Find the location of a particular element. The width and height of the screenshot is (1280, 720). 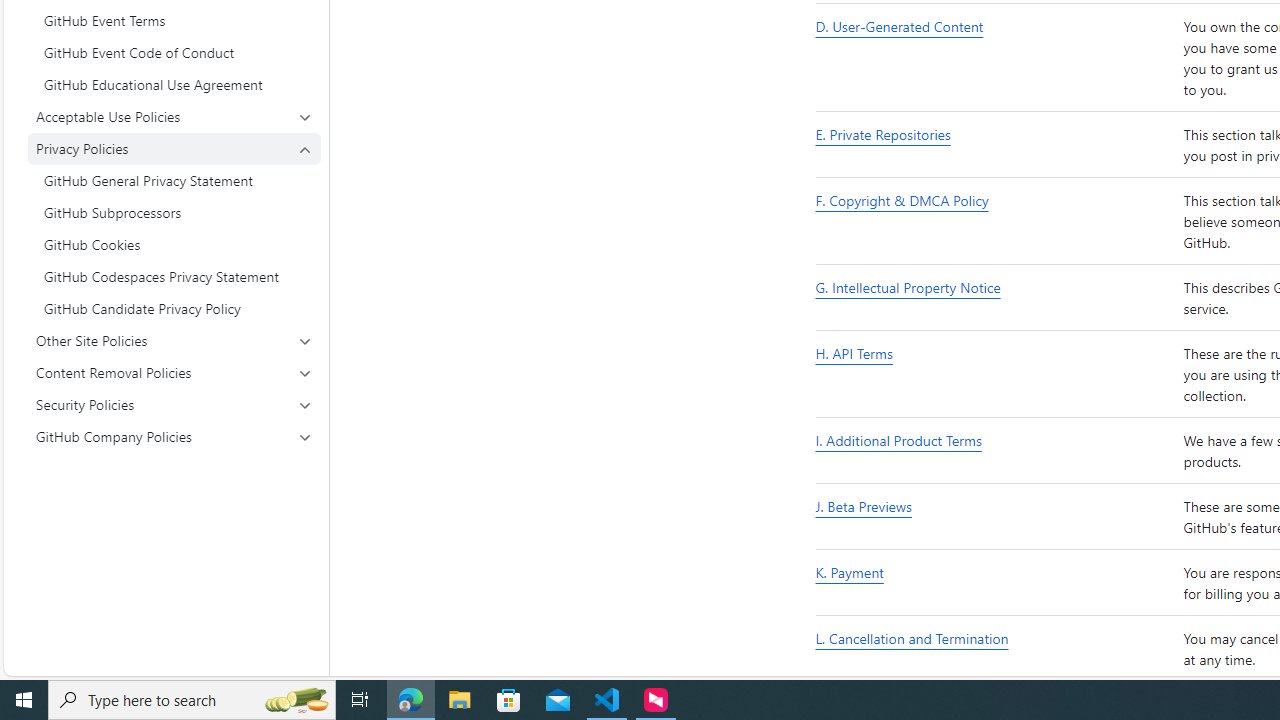

'H. API Terms' is located at coordinates (995, 375).